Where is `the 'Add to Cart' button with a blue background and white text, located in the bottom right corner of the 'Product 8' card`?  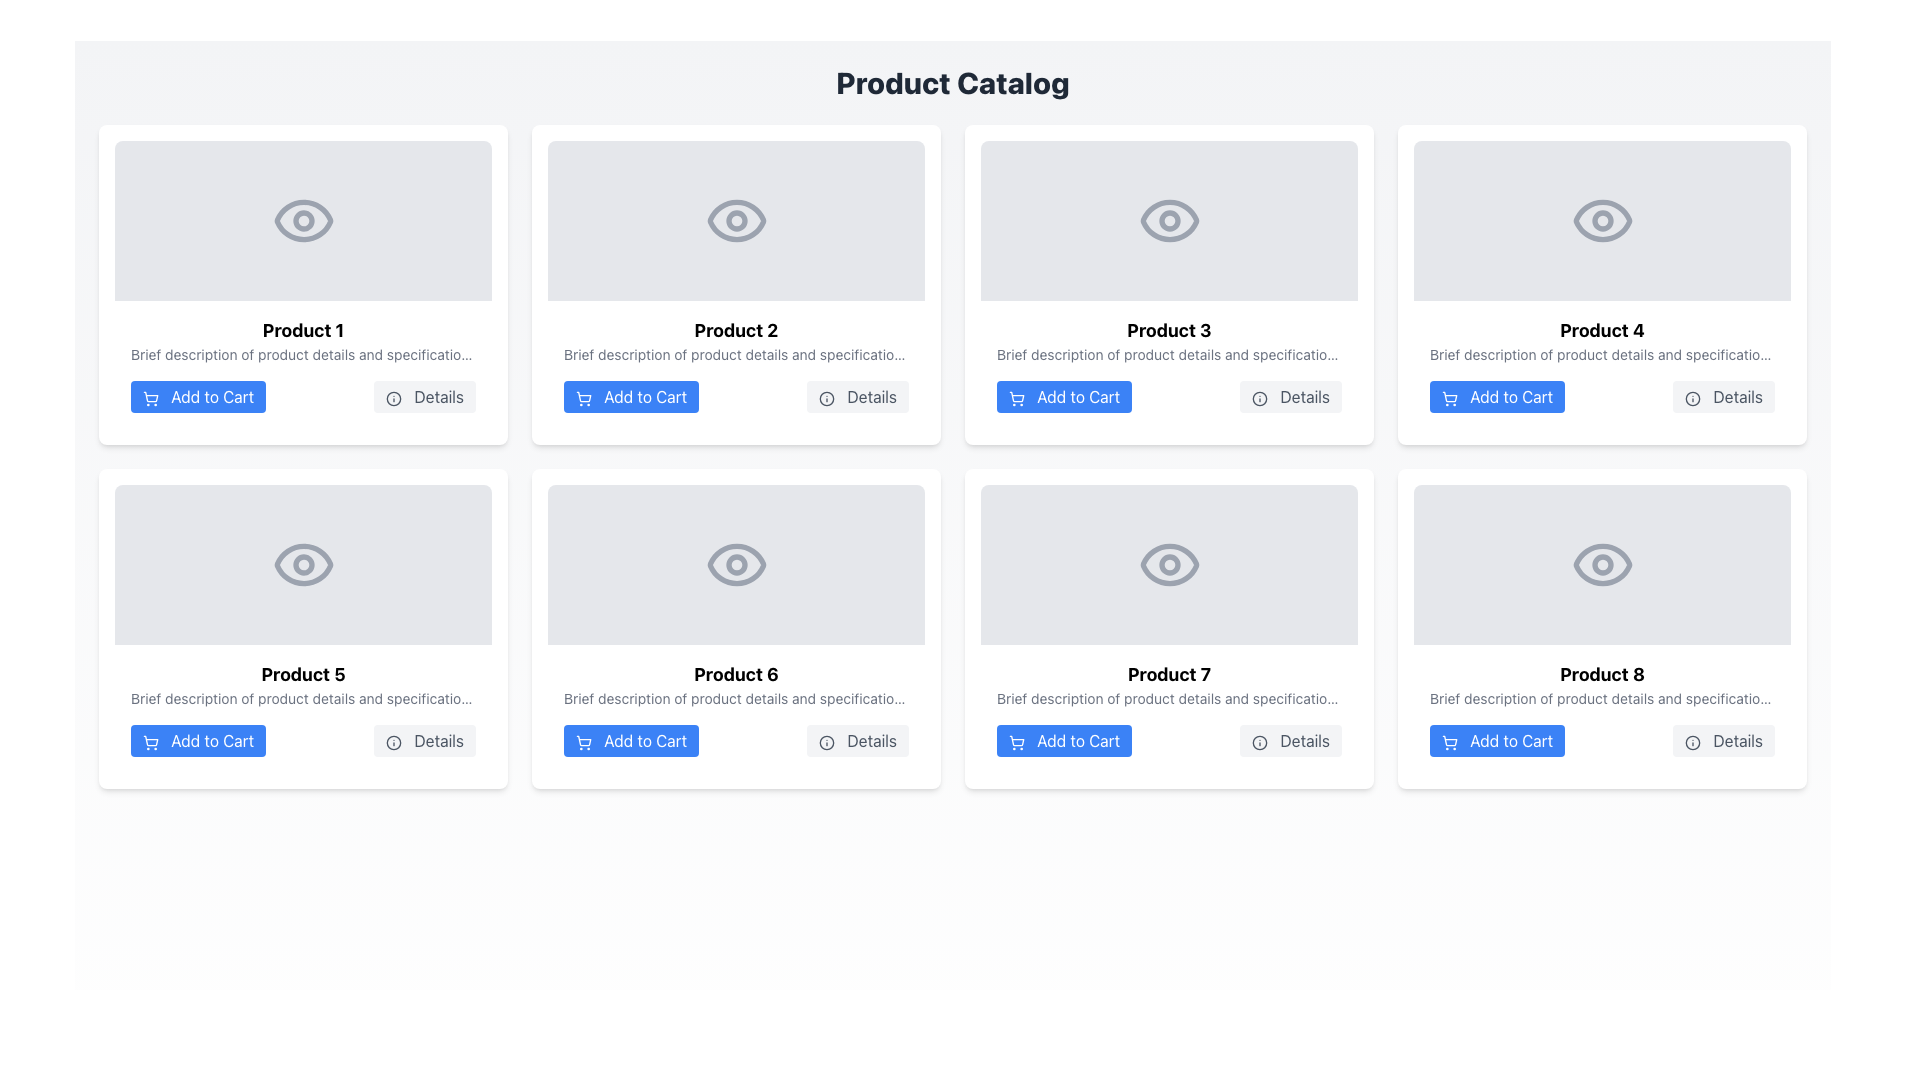
the 'Add to Cart' button with a blue background and white text, located in the bottom right corner of the 'Product 8' card is located at coordinates (1497, 740).